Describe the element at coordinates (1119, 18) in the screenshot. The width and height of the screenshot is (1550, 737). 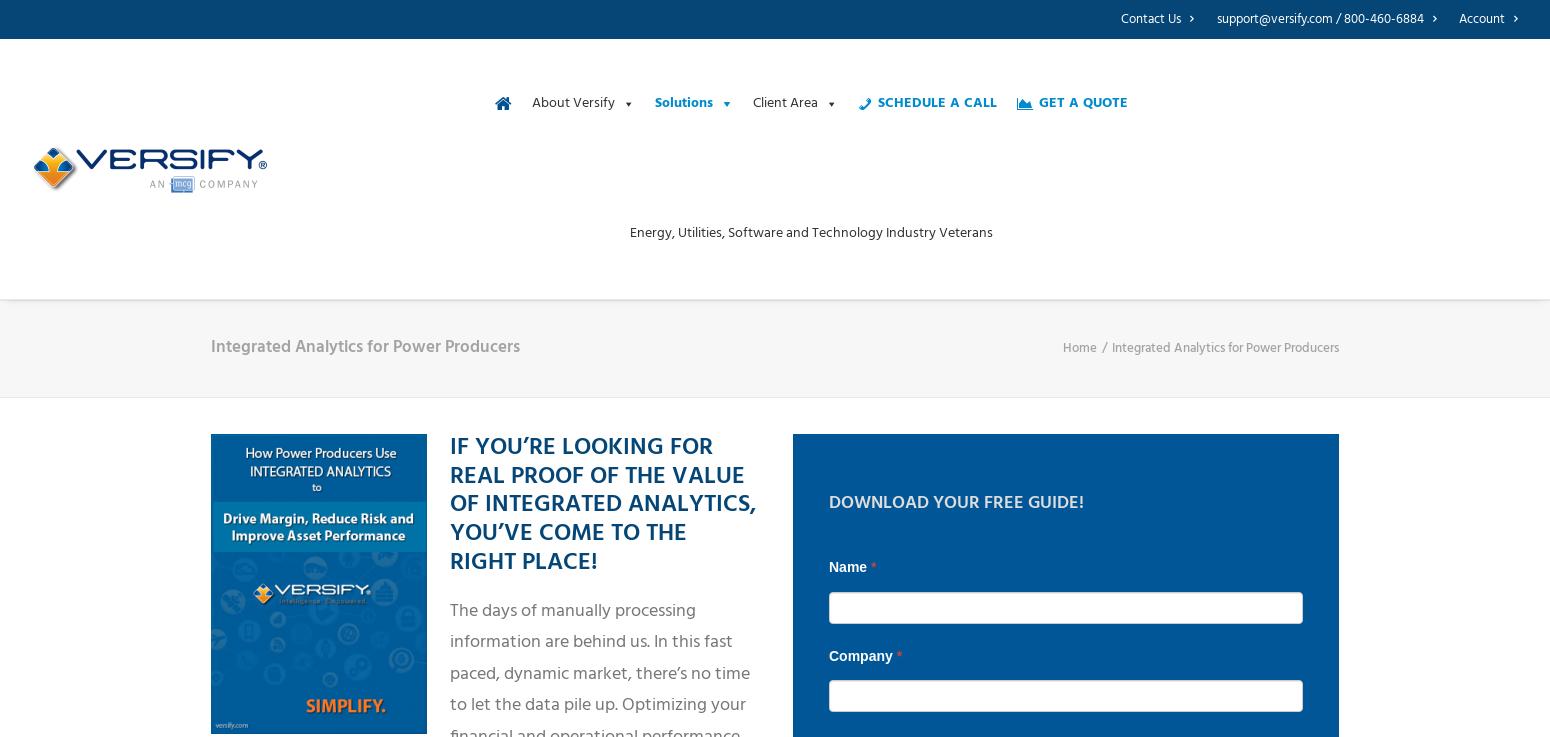
I see `'Contact Us'` at that location.